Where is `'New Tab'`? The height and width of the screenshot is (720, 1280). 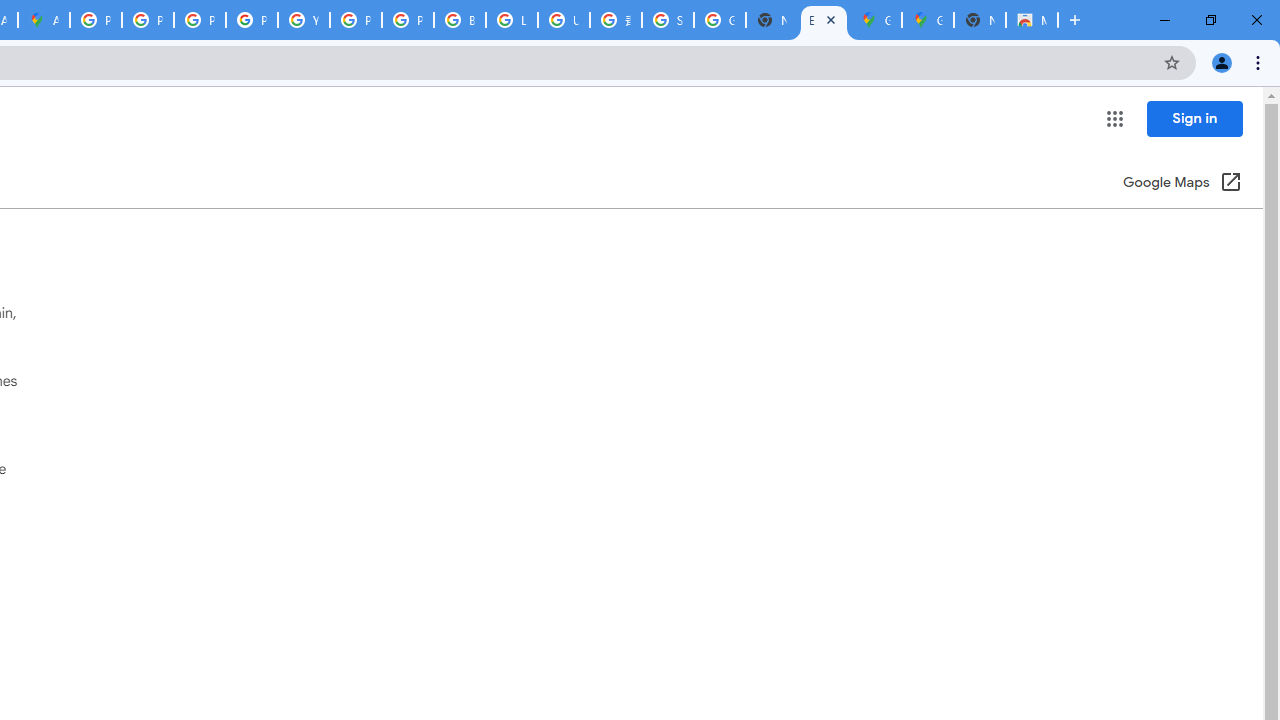 'New Tab' is located at coordinates (979, 20).